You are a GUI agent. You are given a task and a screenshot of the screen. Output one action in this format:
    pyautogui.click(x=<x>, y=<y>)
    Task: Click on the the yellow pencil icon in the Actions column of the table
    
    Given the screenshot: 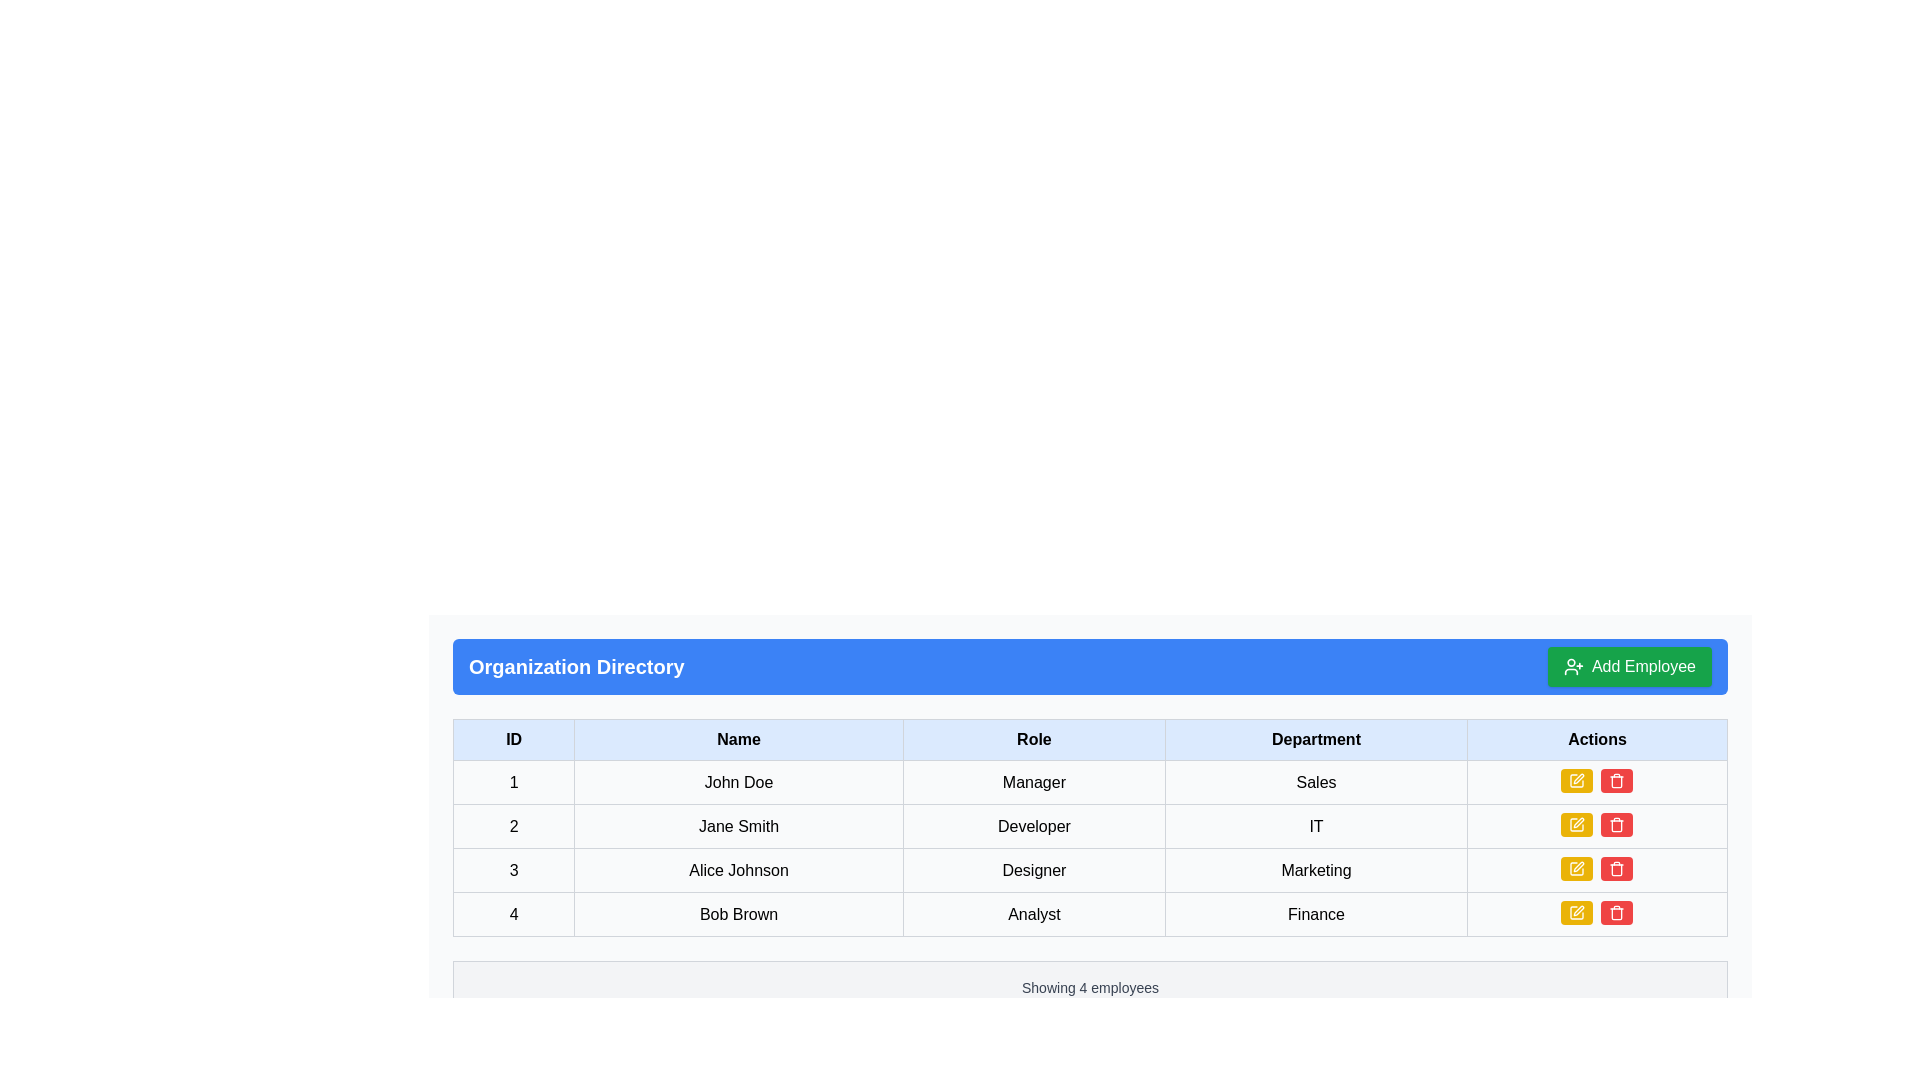 What is the action you would take?
    pyautogui.click(x=1578, y=866)
    